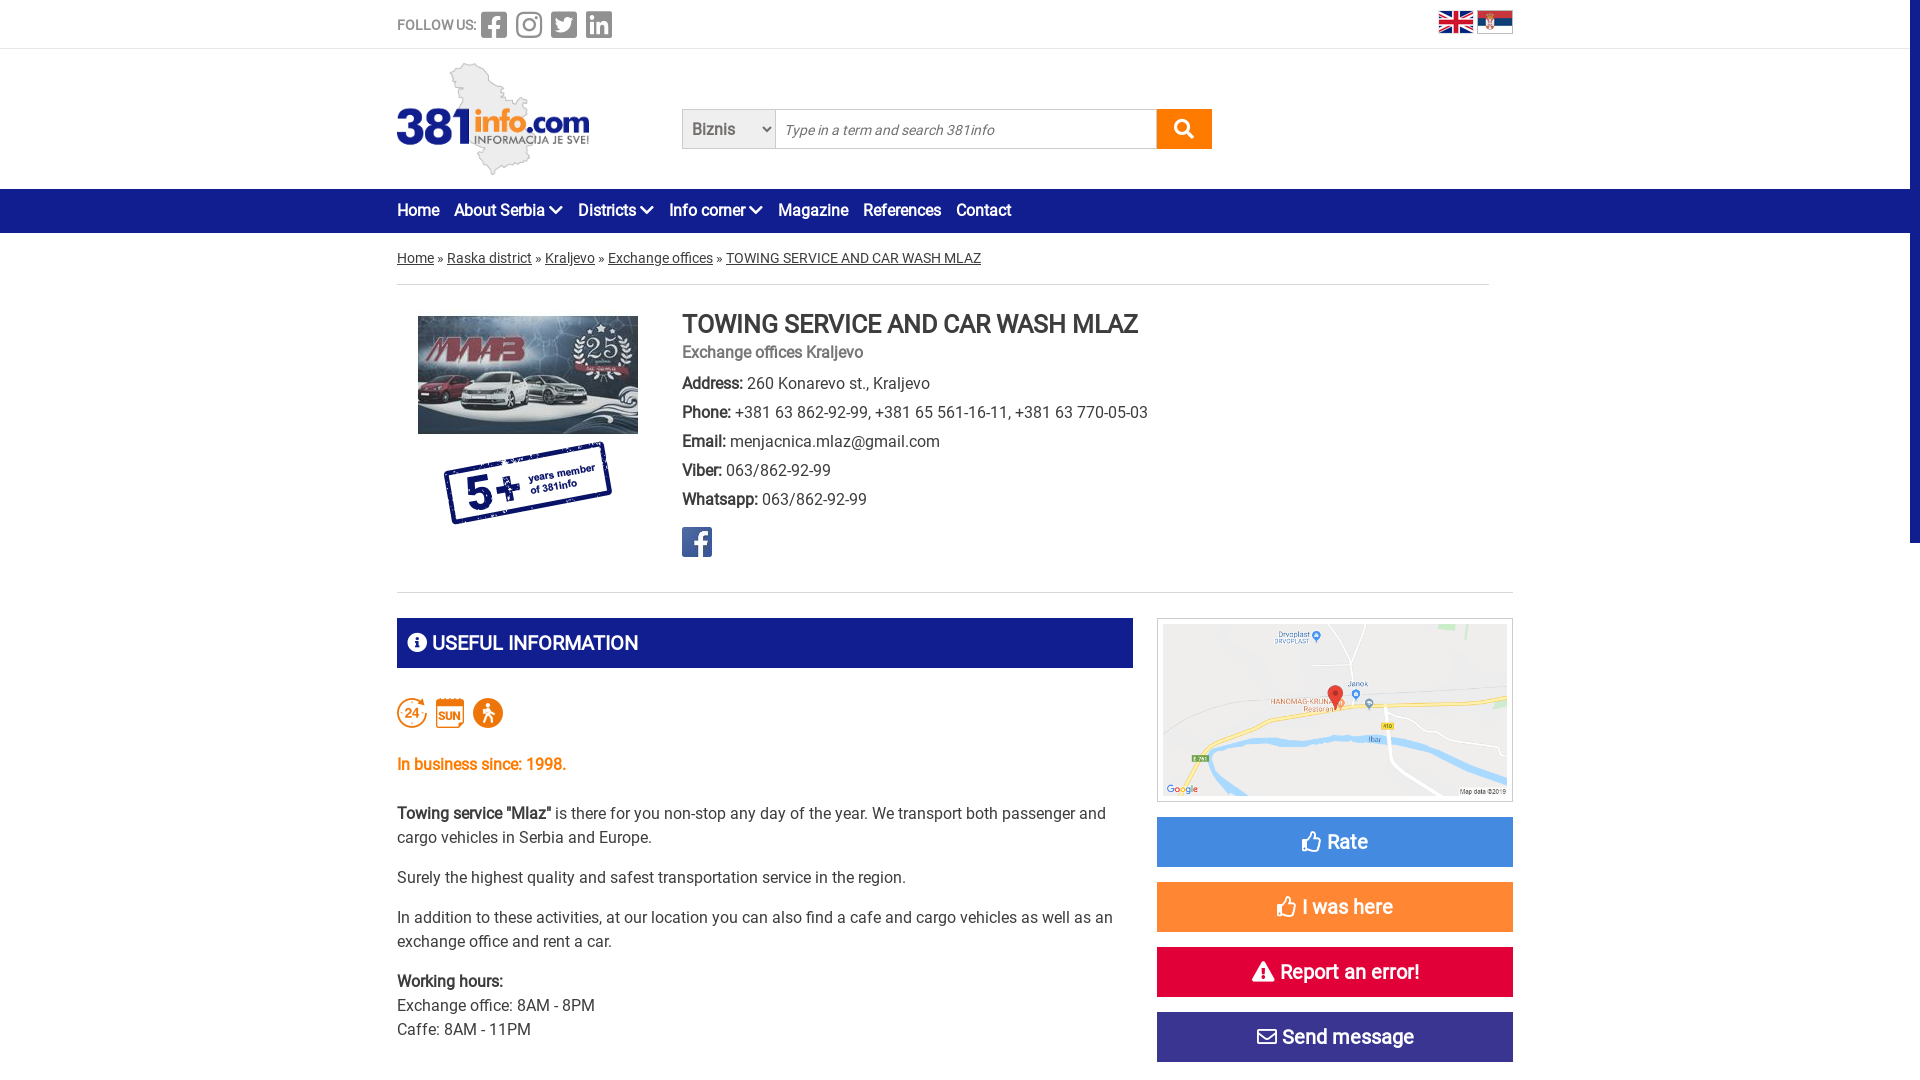  I want to click on 'menjacnica.mlaz@gmail.com', so click(835, 440).